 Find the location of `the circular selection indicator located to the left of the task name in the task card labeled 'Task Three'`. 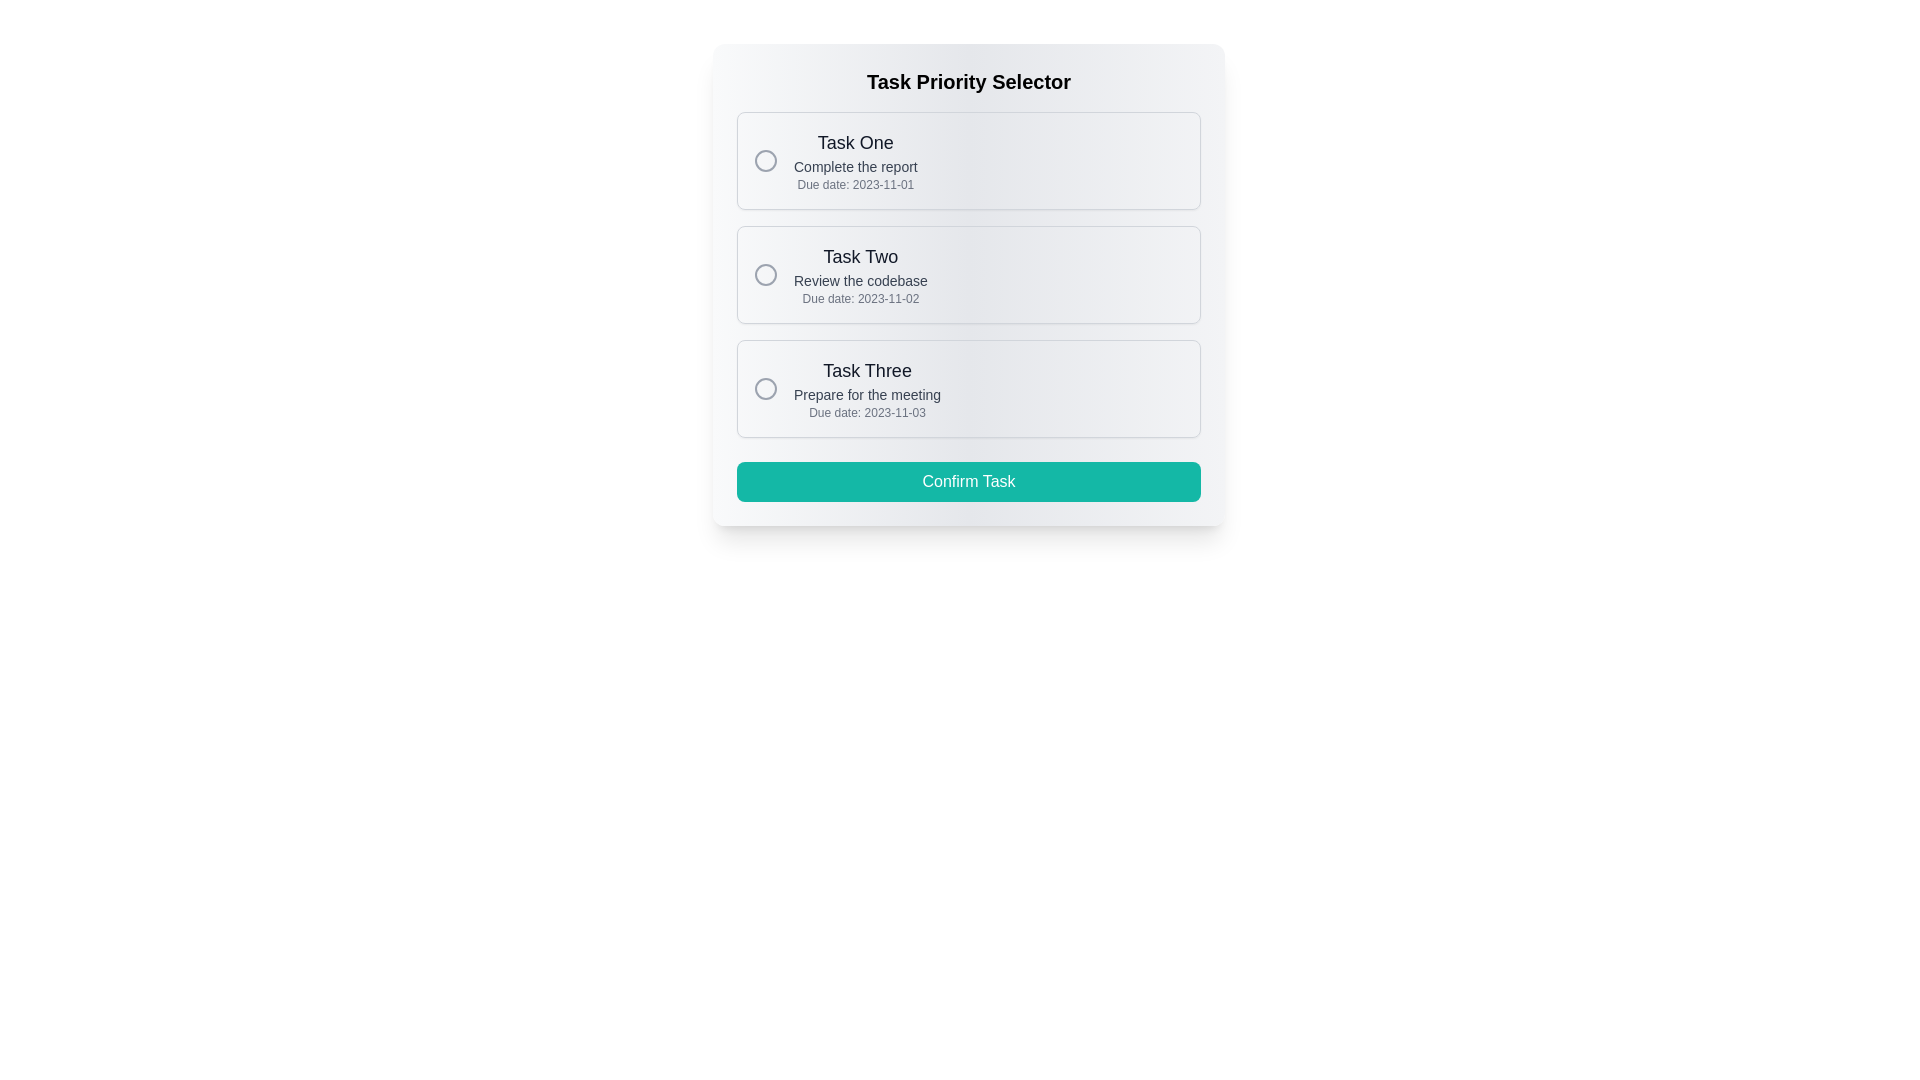

the circular selection indicator located to the left of the task name in the task card labeled 'Task Three' is located at coordinates (765, 389).